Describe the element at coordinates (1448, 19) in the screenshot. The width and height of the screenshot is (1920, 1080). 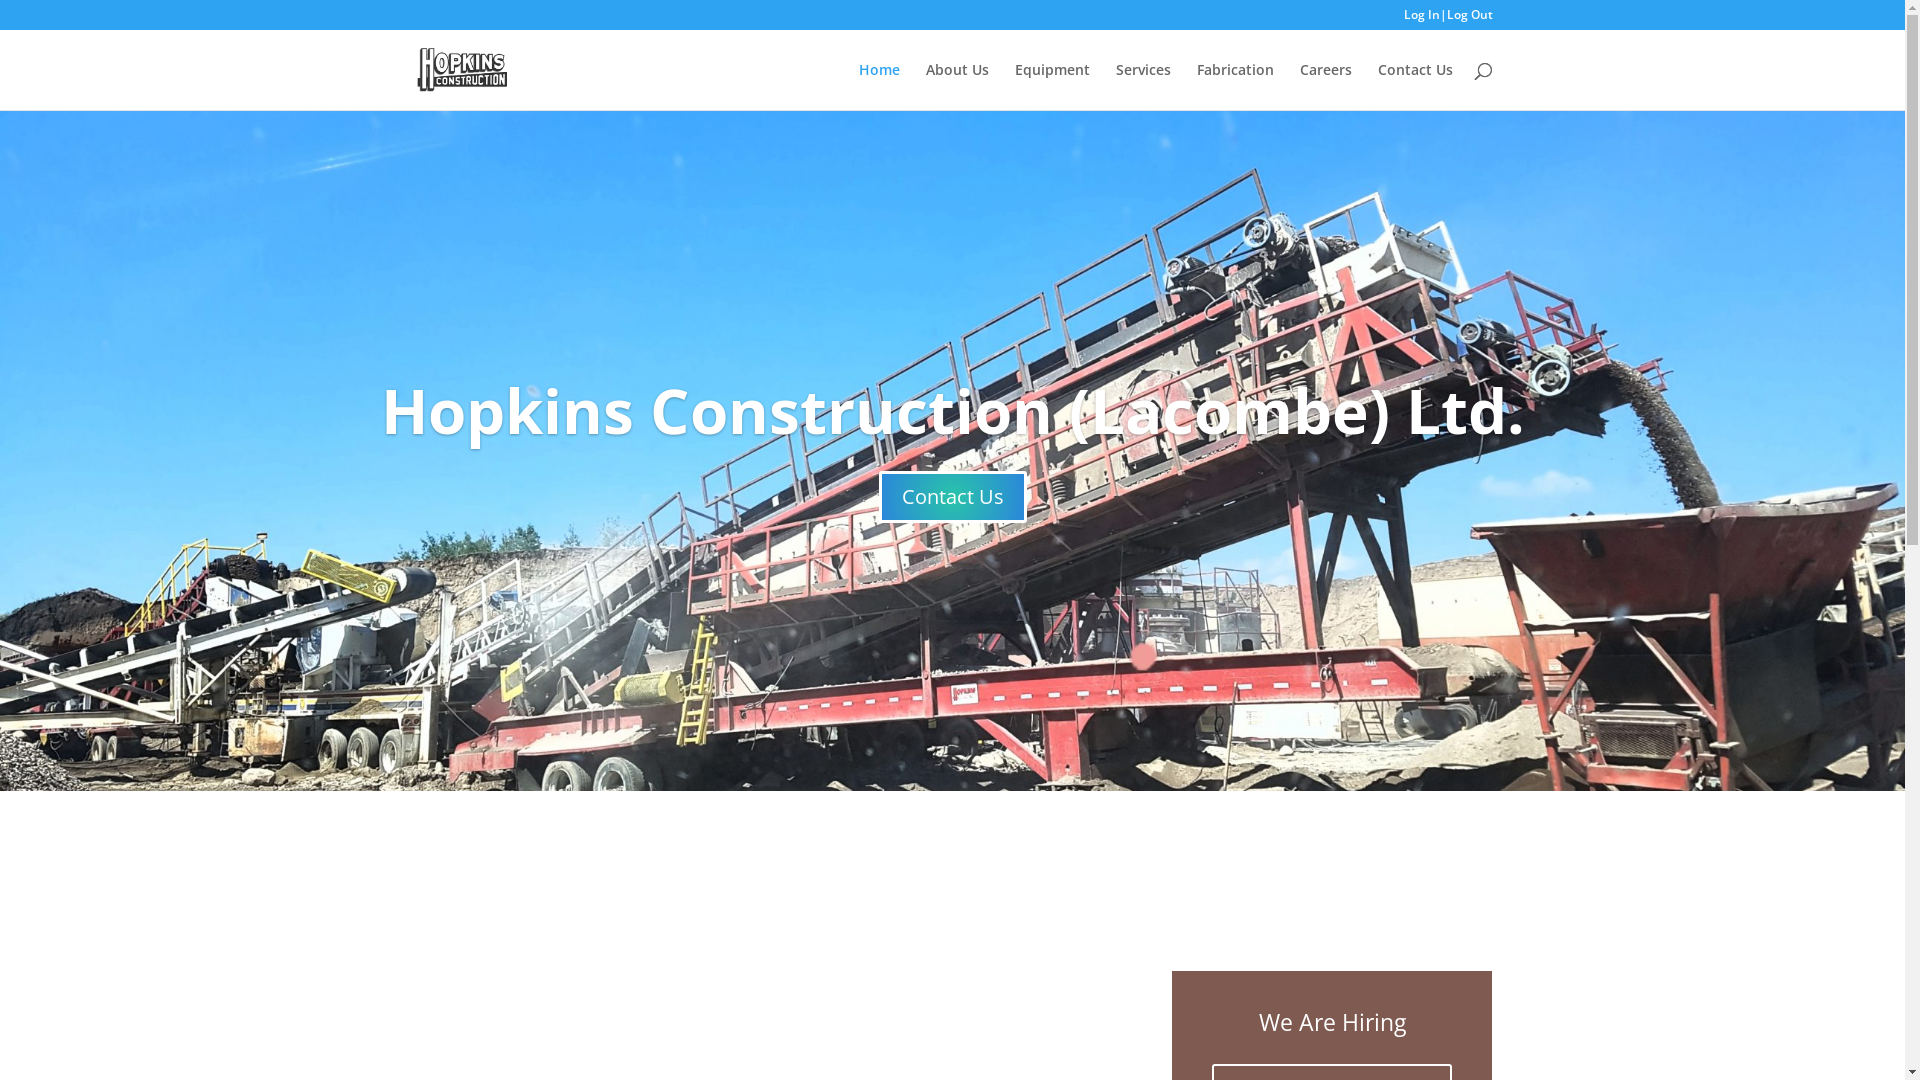
I see `'Log In|Log Out'` at that location.